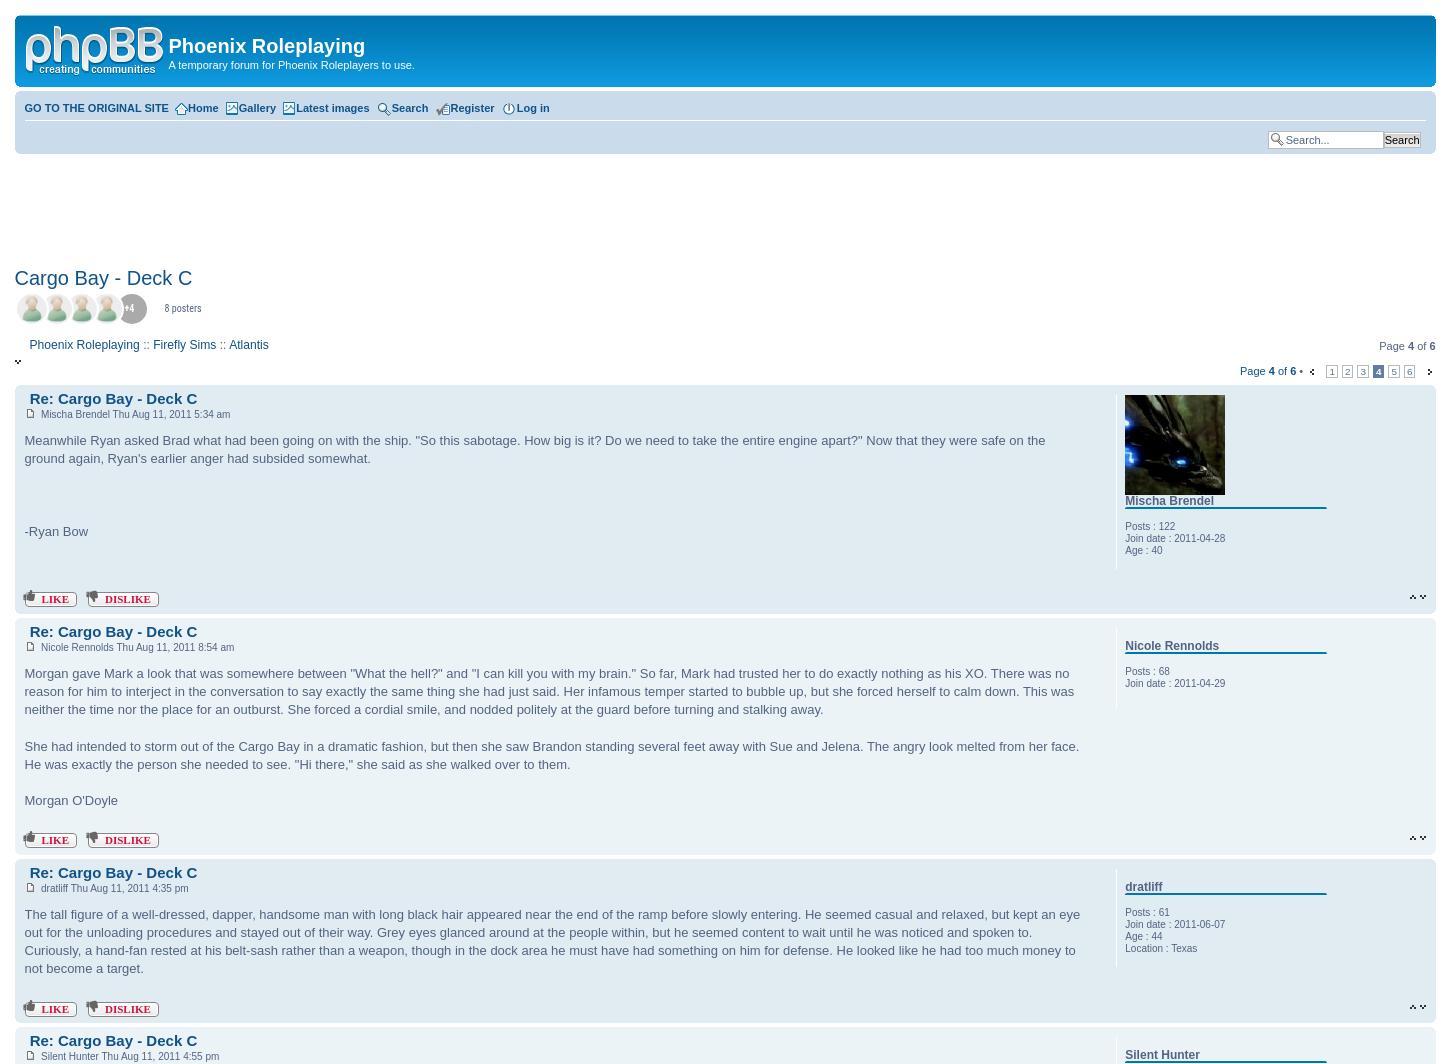  Describe the element at coordinates (111, 887) in the screenshot. I see `'dratliff Thu Aug 11, 2011 4:35 pm'` at that location.